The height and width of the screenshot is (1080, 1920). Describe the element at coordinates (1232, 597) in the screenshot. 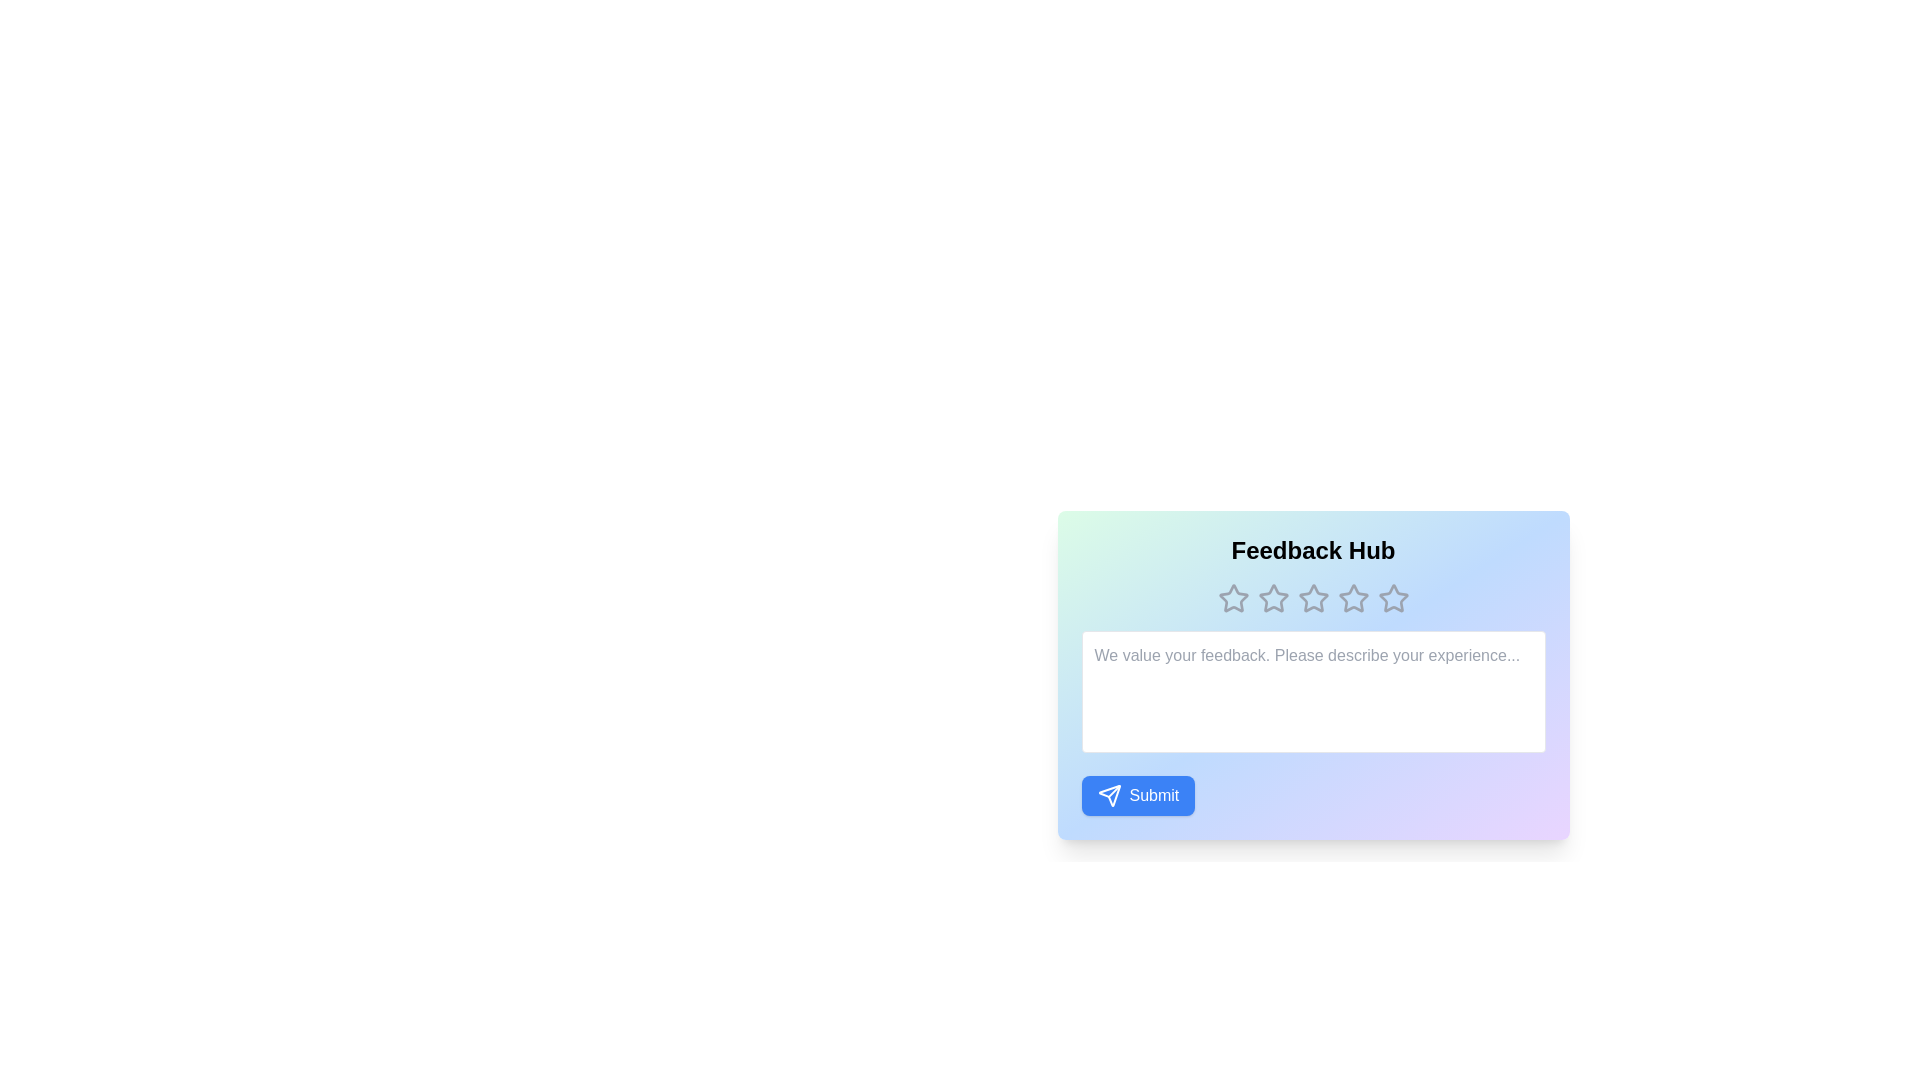

I see `the star corresponding to the rating 1` at that location.